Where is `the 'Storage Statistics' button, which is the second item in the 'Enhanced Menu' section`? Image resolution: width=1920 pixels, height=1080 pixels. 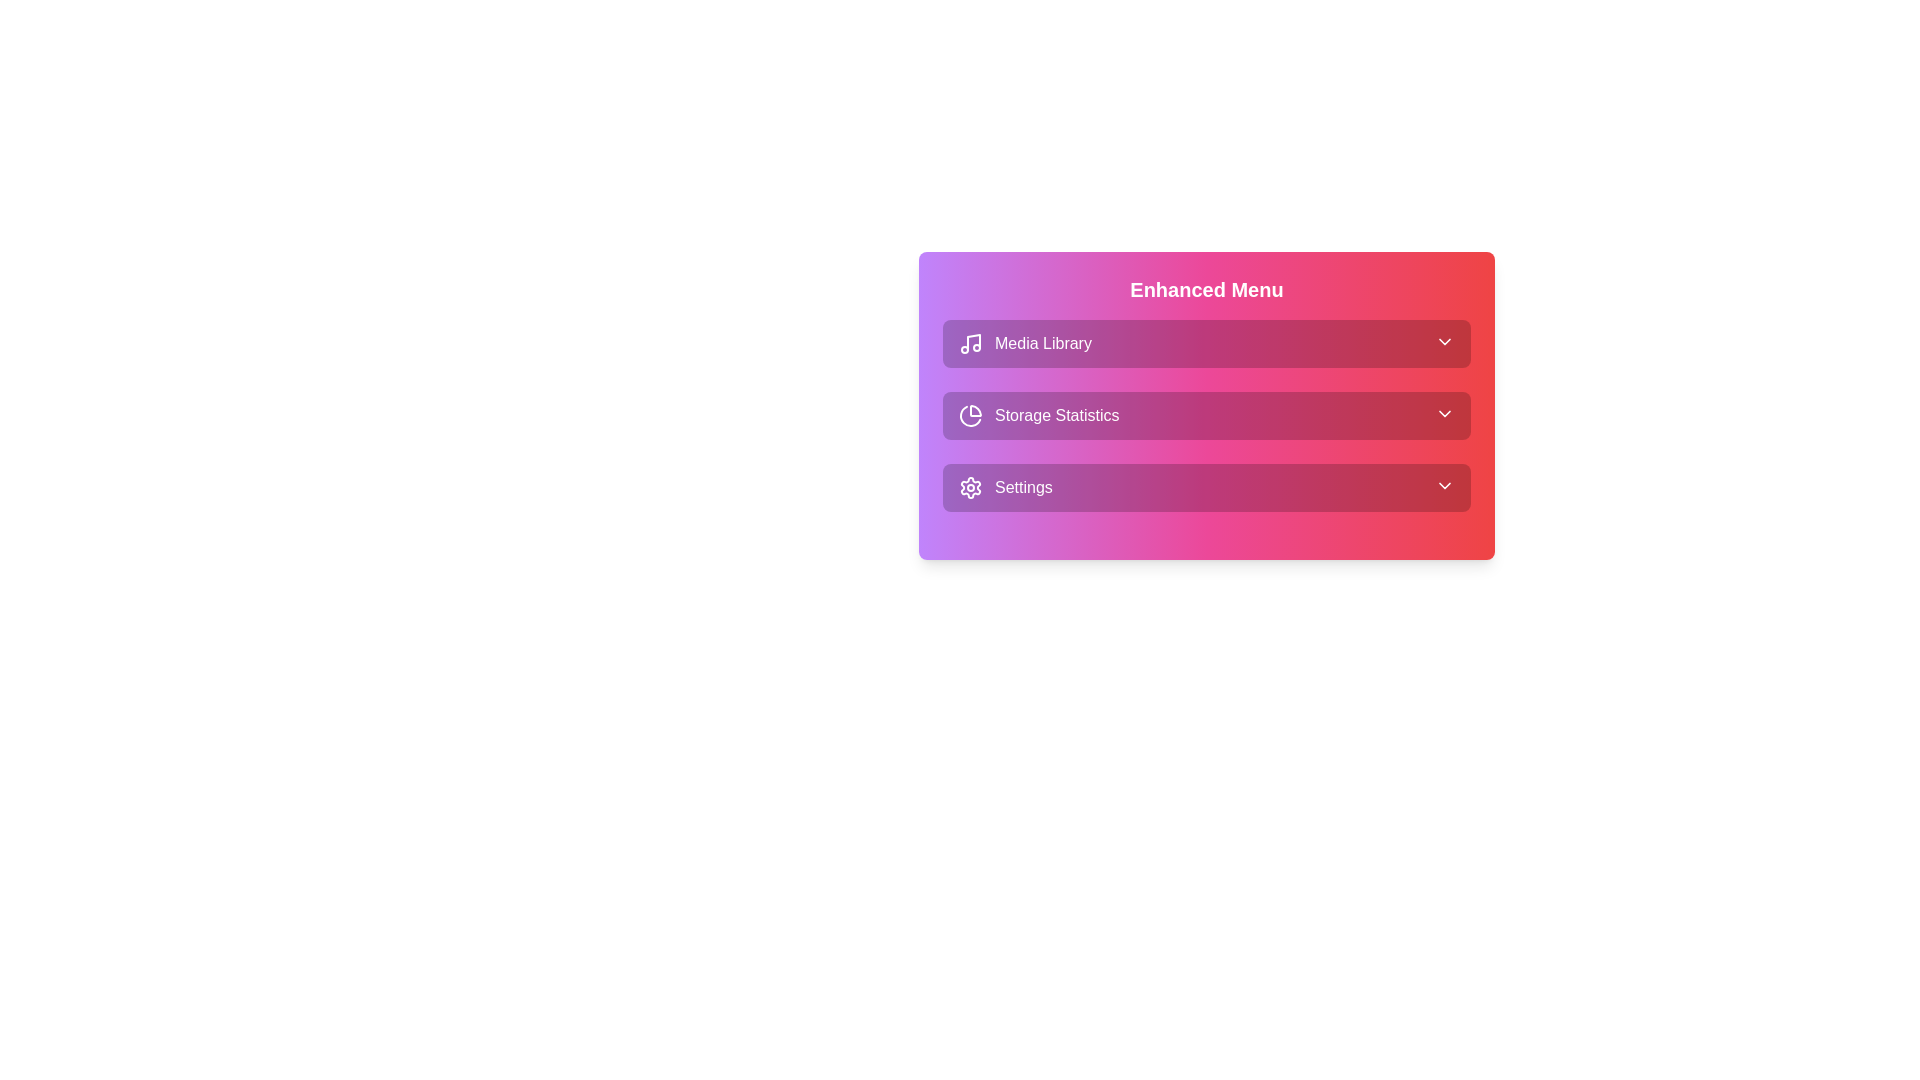 the 'Storage Statistics' button, which is the second item in the 'Enhanced Menu' section is located at coordinates (1205, 415).